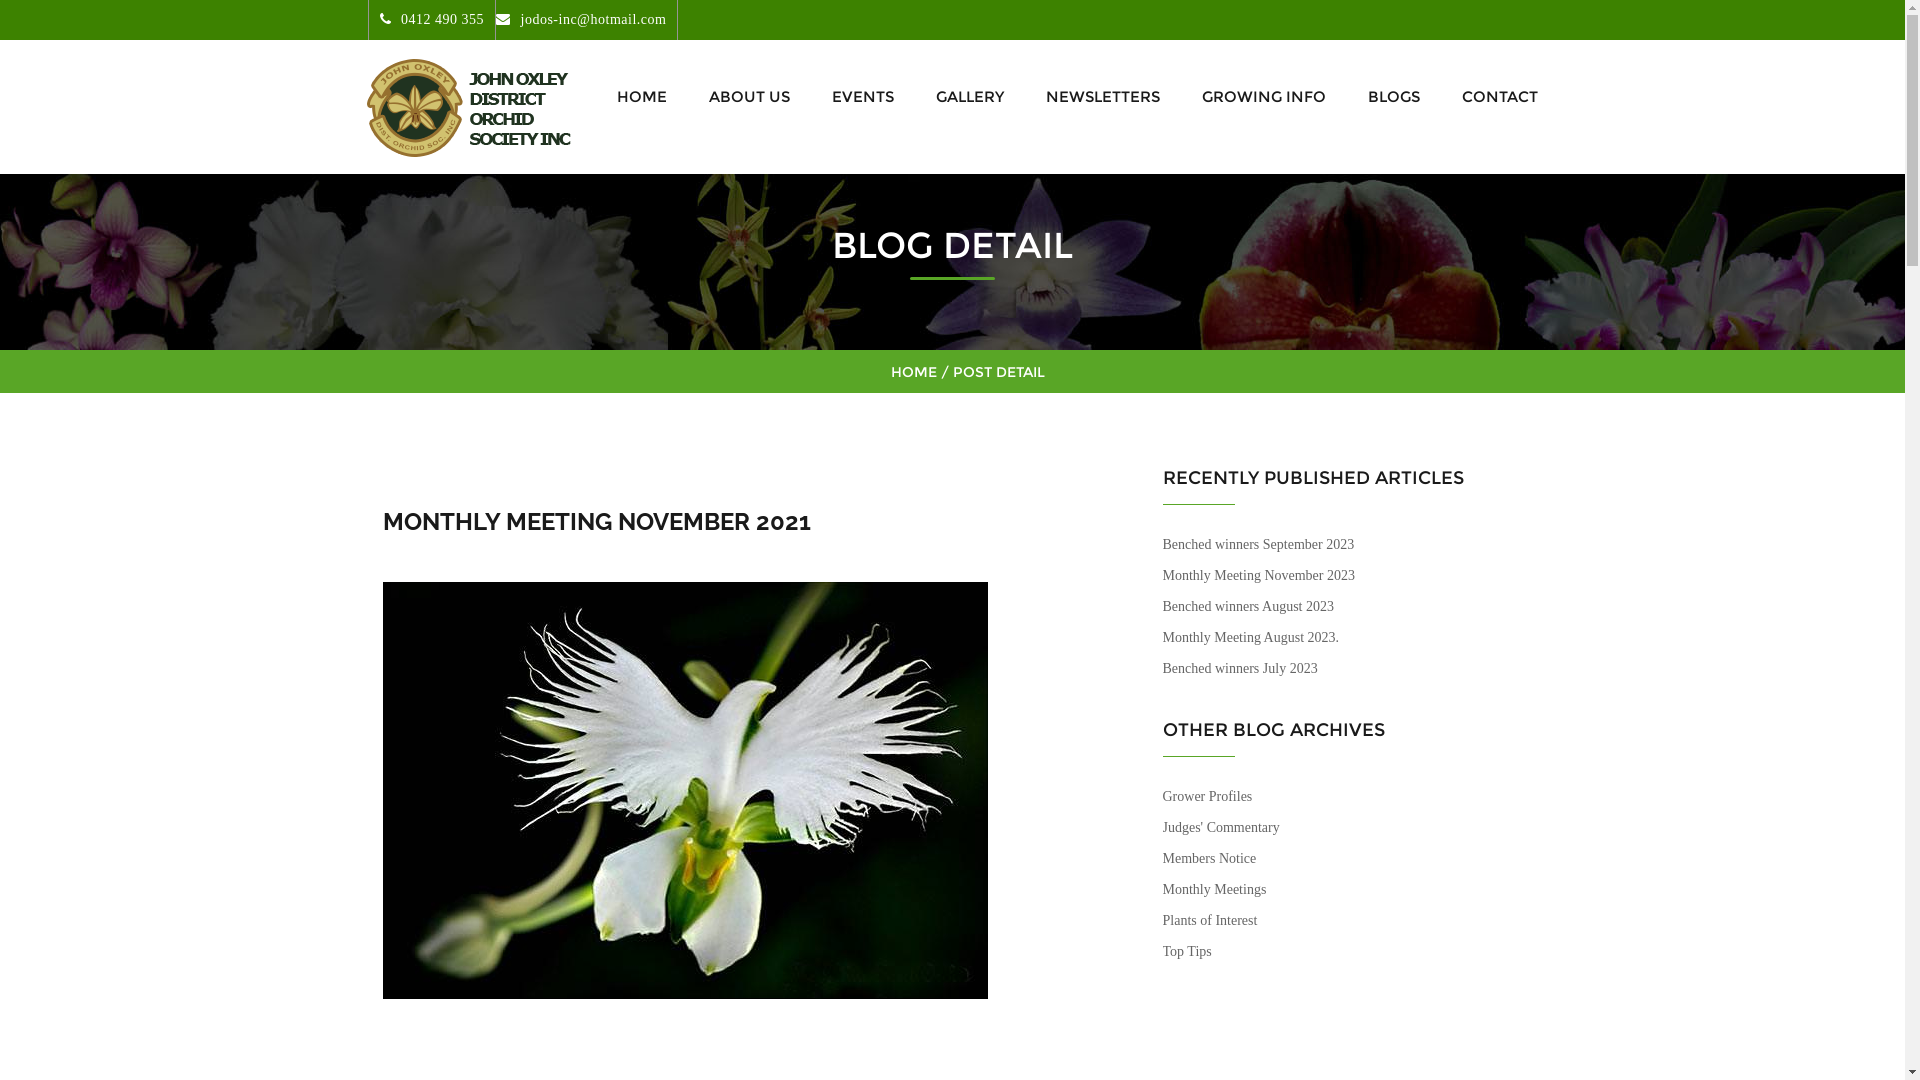 This screenshot has width=1920, height=1080. Describe the element at coordinates (1161, 920) in the screenshot. I see `'Plants of Interest'` at that location.